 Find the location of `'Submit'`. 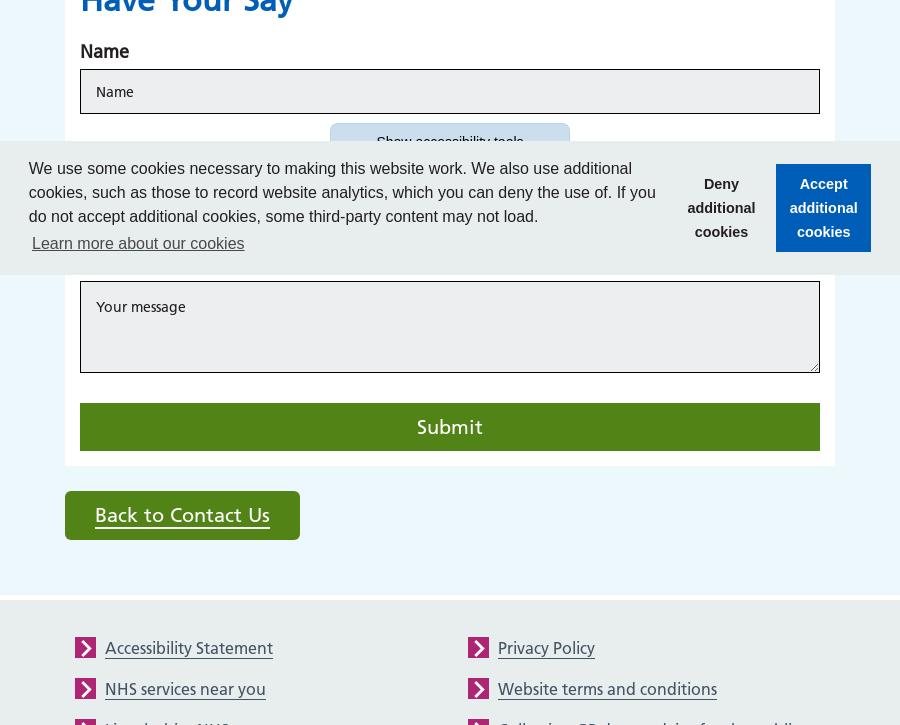

'Submit' is located at coordinates (450, 425).